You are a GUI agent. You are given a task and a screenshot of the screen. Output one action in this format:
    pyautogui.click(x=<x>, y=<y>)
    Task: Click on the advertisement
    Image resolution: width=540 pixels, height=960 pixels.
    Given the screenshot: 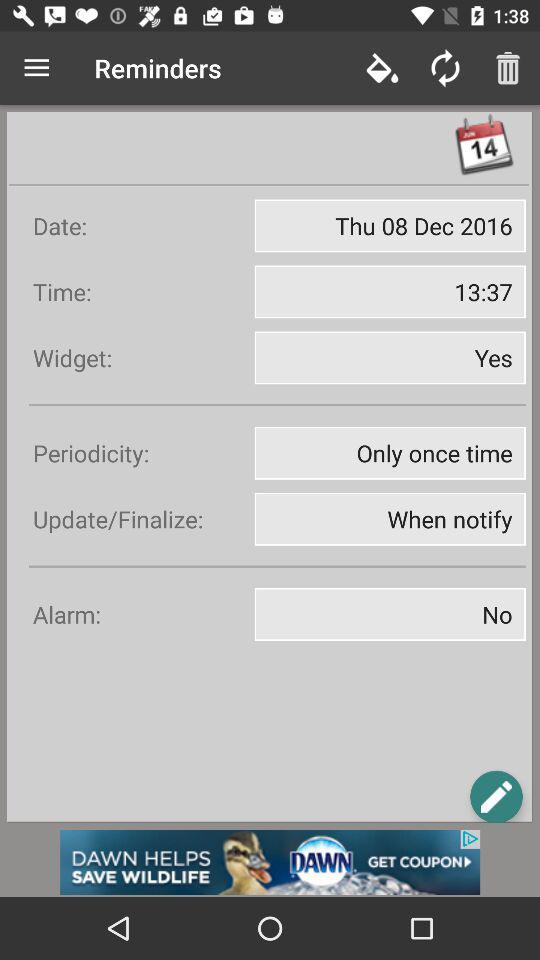 What is the action you would take?
    pyautogui.click(x=270, y=861)
    